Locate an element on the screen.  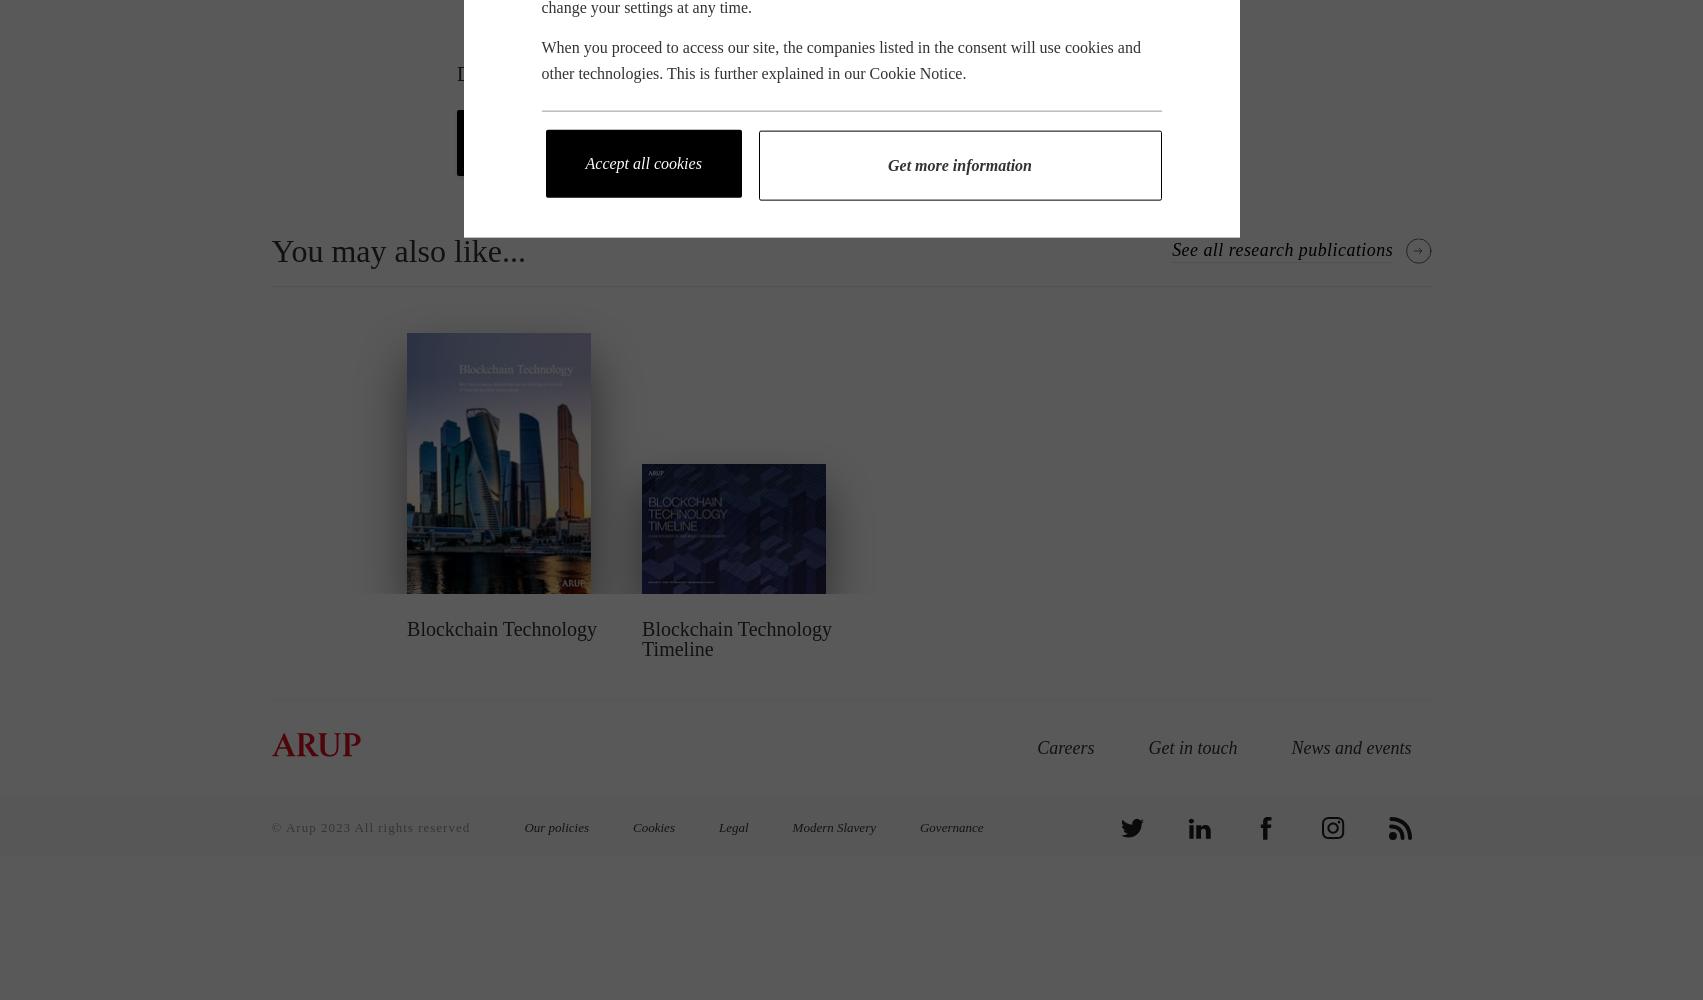
'Get more information' is located at coordinates (958, 164).